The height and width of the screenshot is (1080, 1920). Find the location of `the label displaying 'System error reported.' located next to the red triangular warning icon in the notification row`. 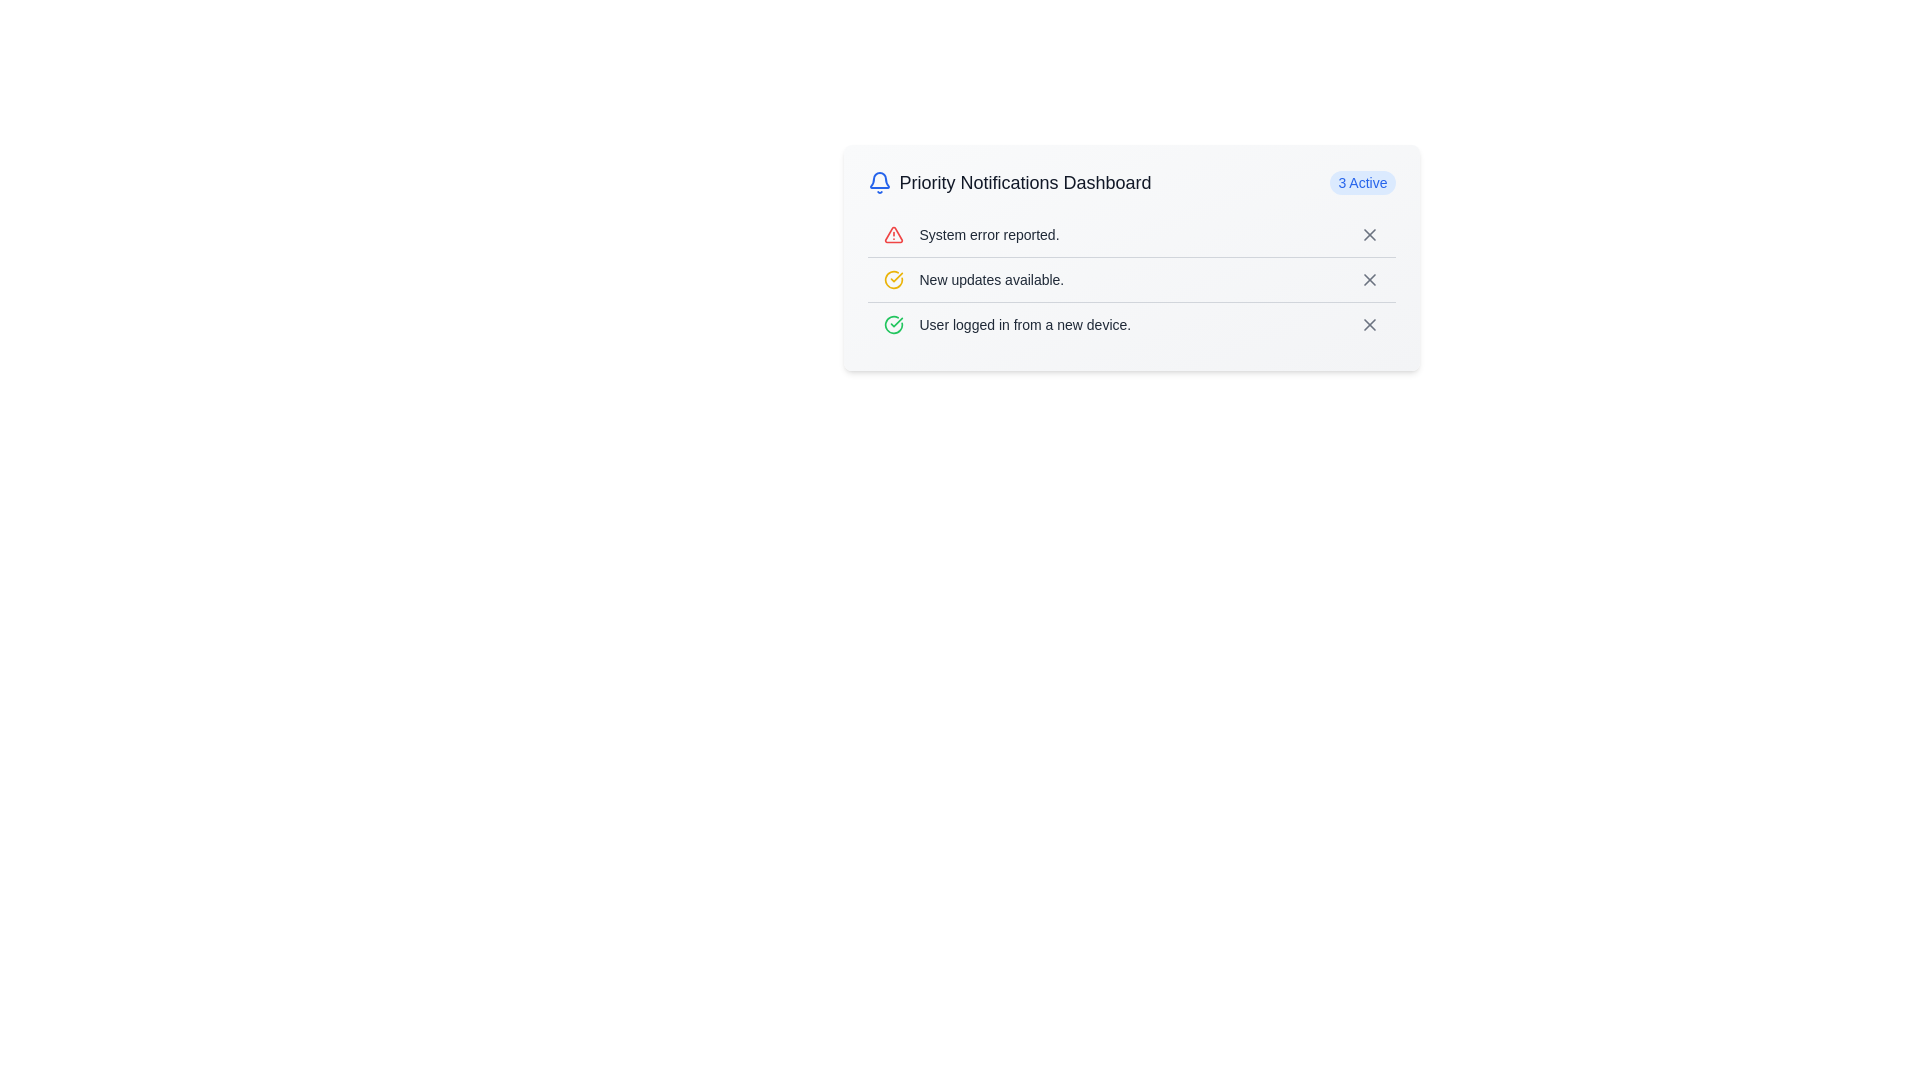

the label displaying 'System error reported.' located next to the red triangular warning icon in the notification row is located at coordinates (989, 234).